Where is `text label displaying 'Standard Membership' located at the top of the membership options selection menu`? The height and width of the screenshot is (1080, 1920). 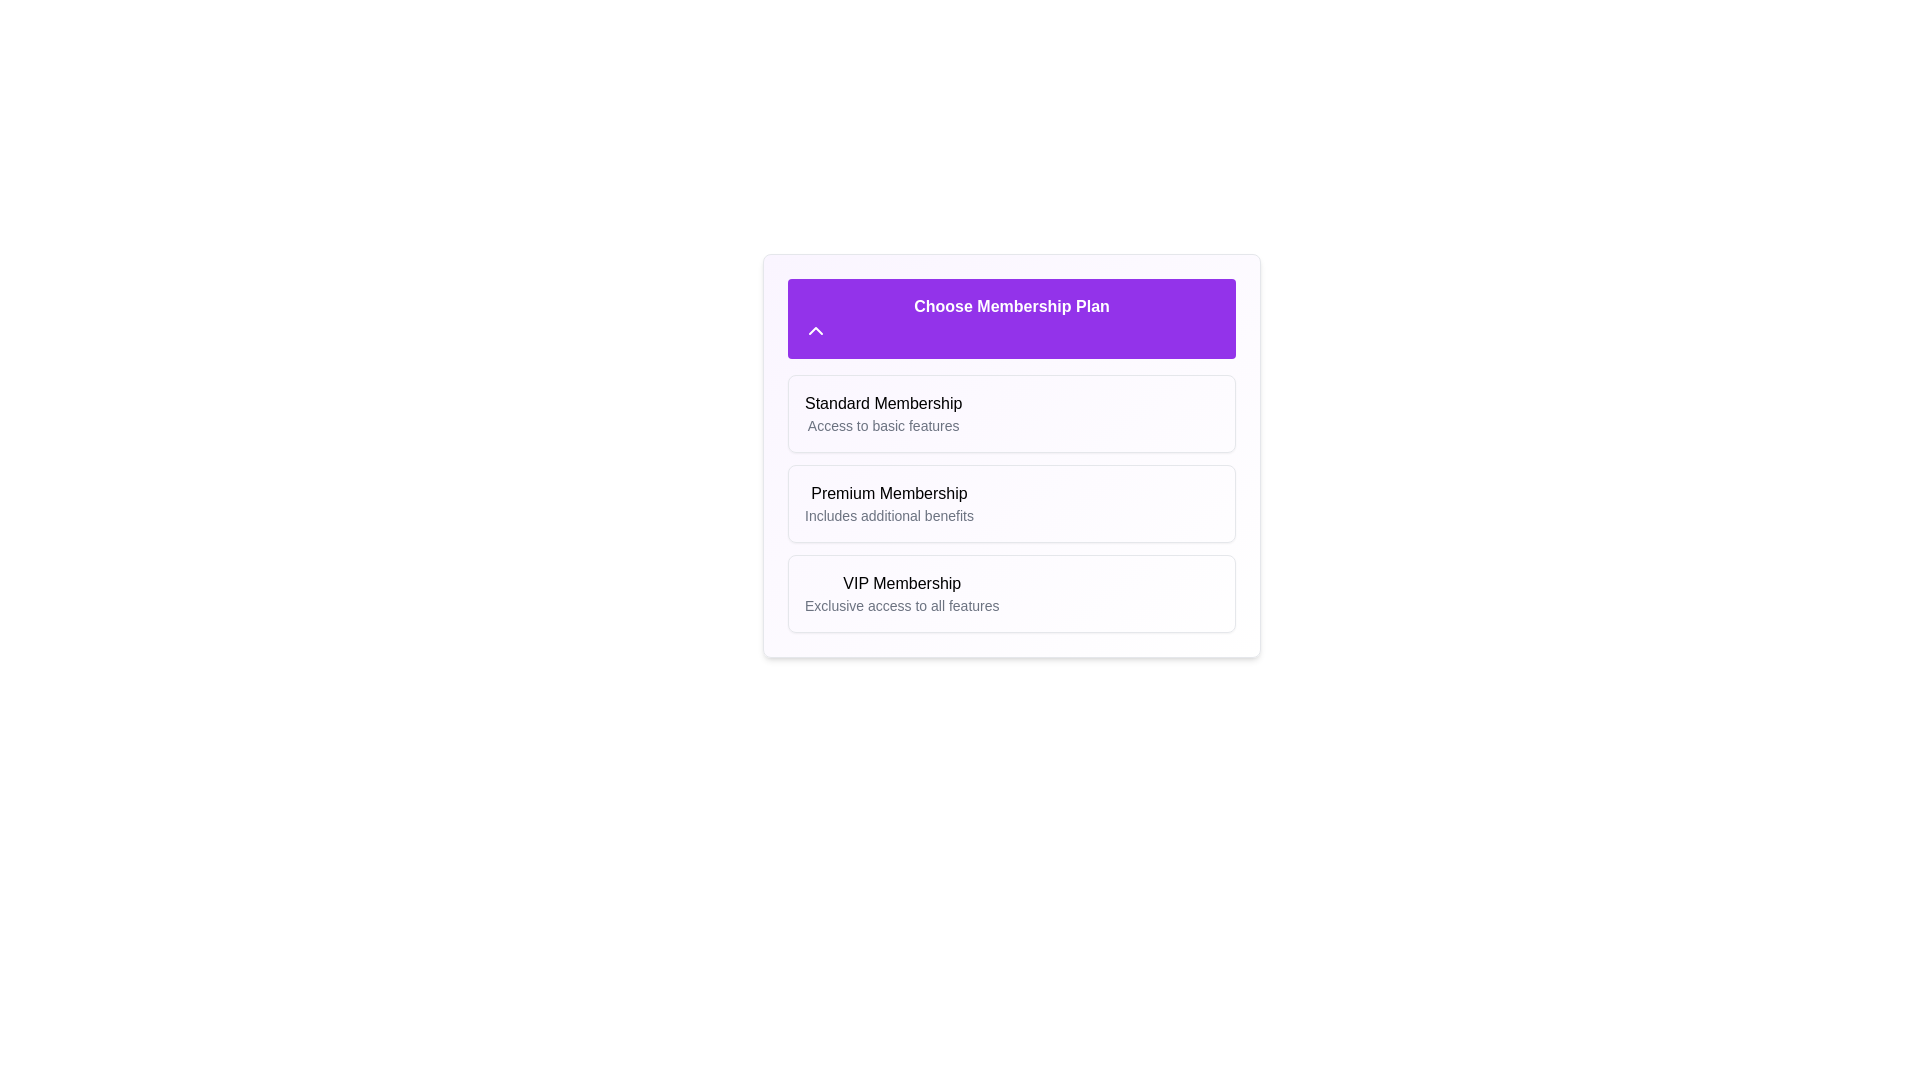
text label displaying 'Standard Membership' located at the top of the membership options selection menu is located at coordinates (882, 404).